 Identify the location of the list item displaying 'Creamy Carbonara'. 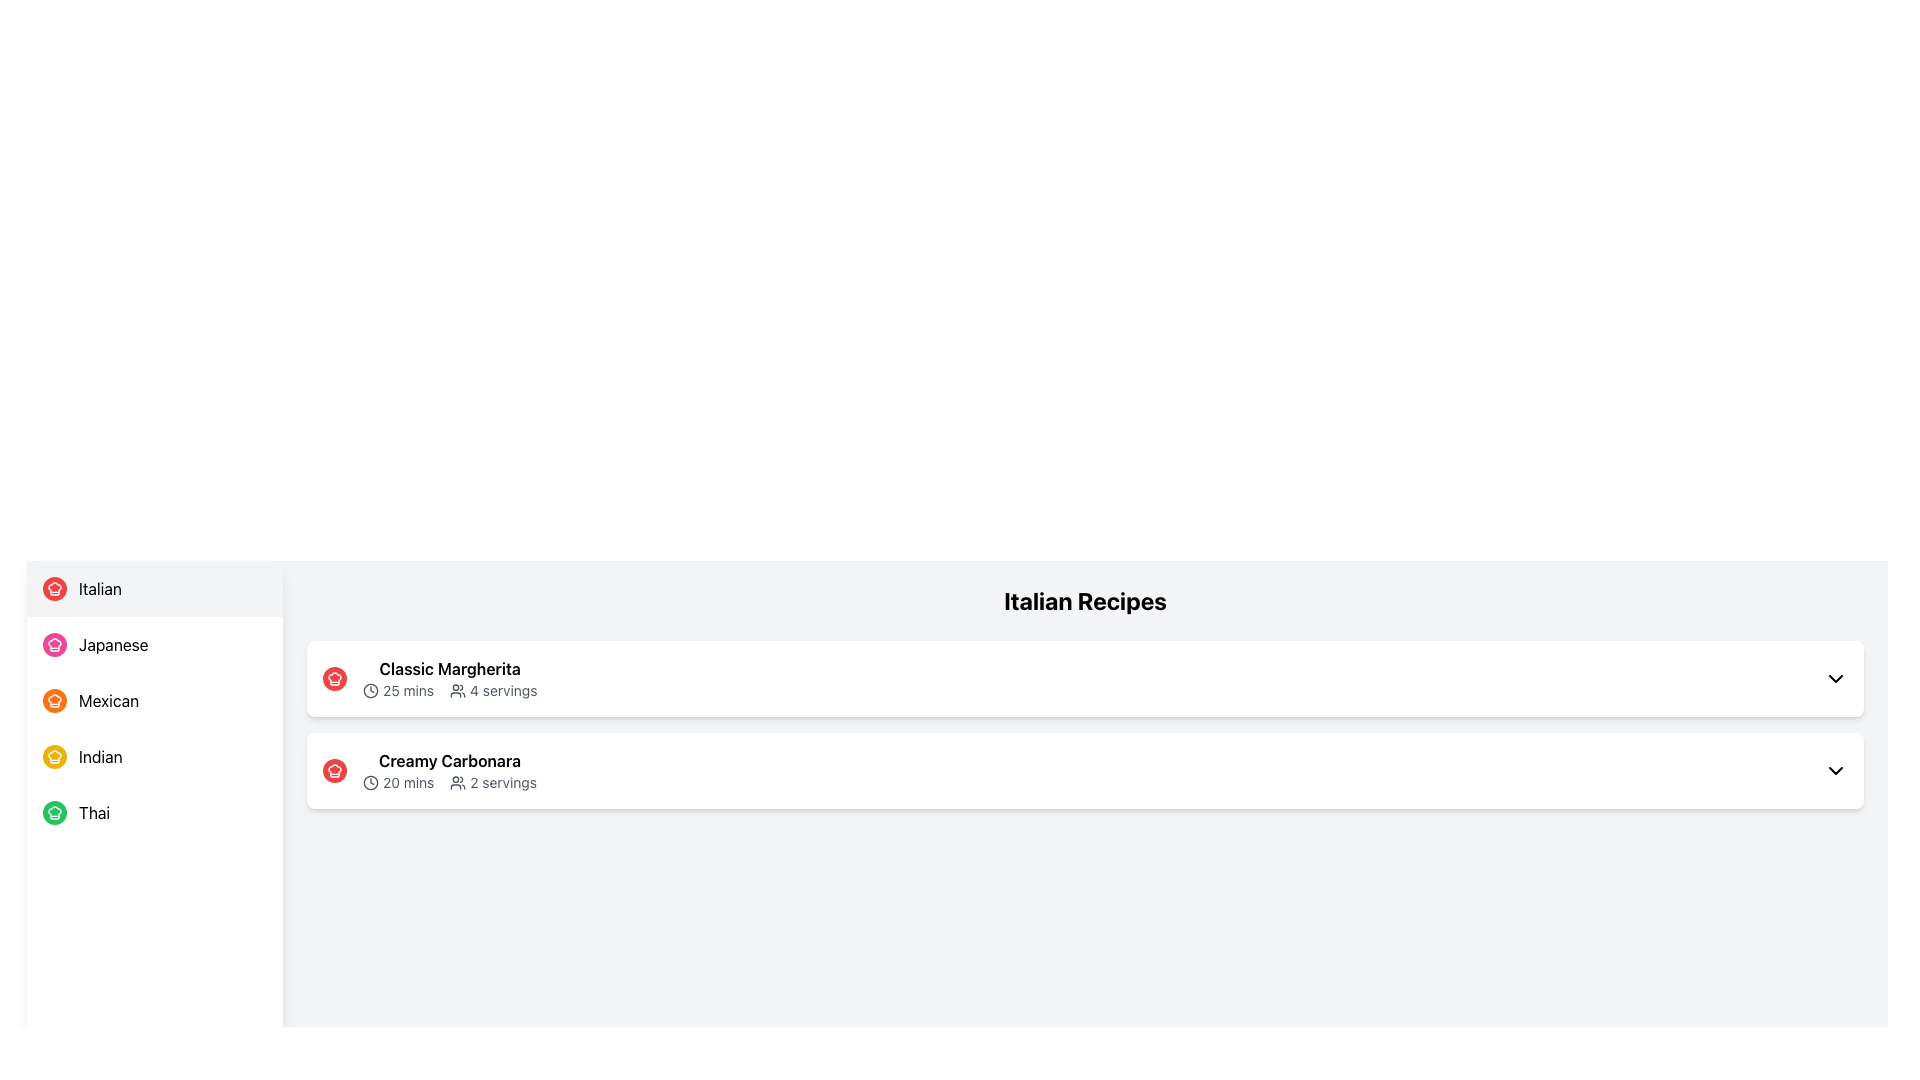
(449, 770).